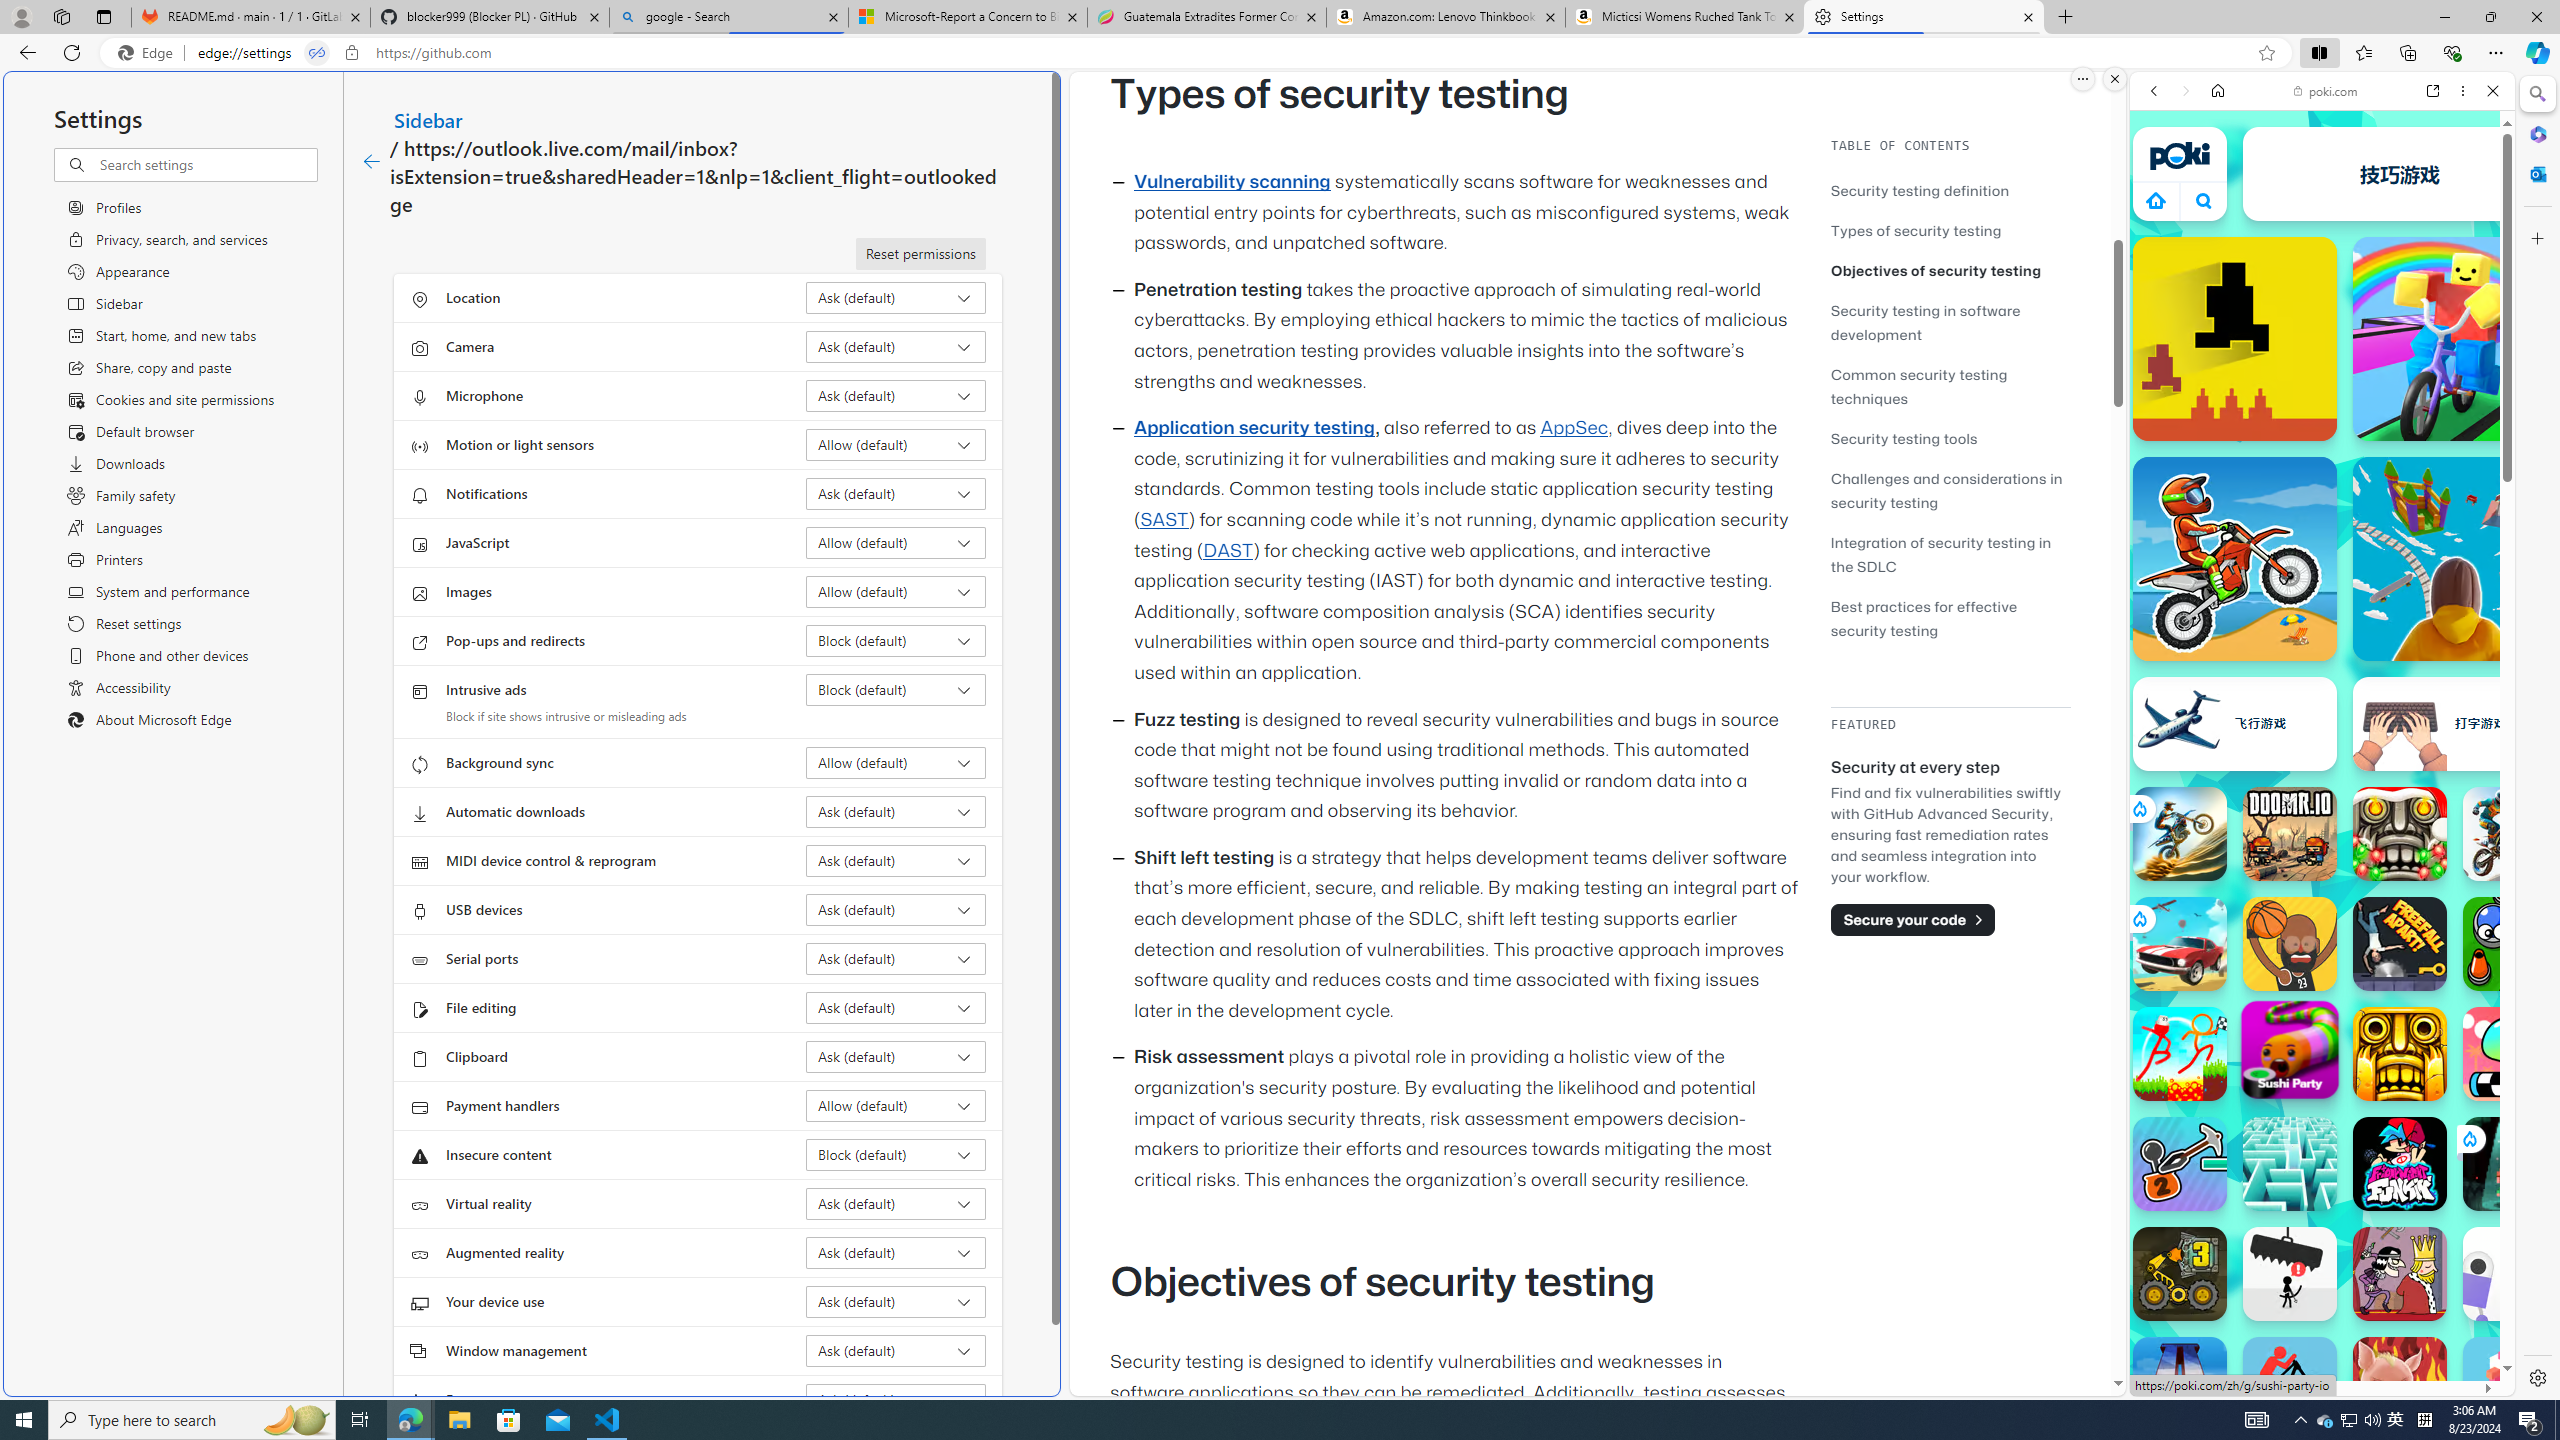 This screenshot has width=2560, height=1440. Describe the element at coordinates (2320, 713) in the screenshot. I see `'Games for Girls'` at that location.